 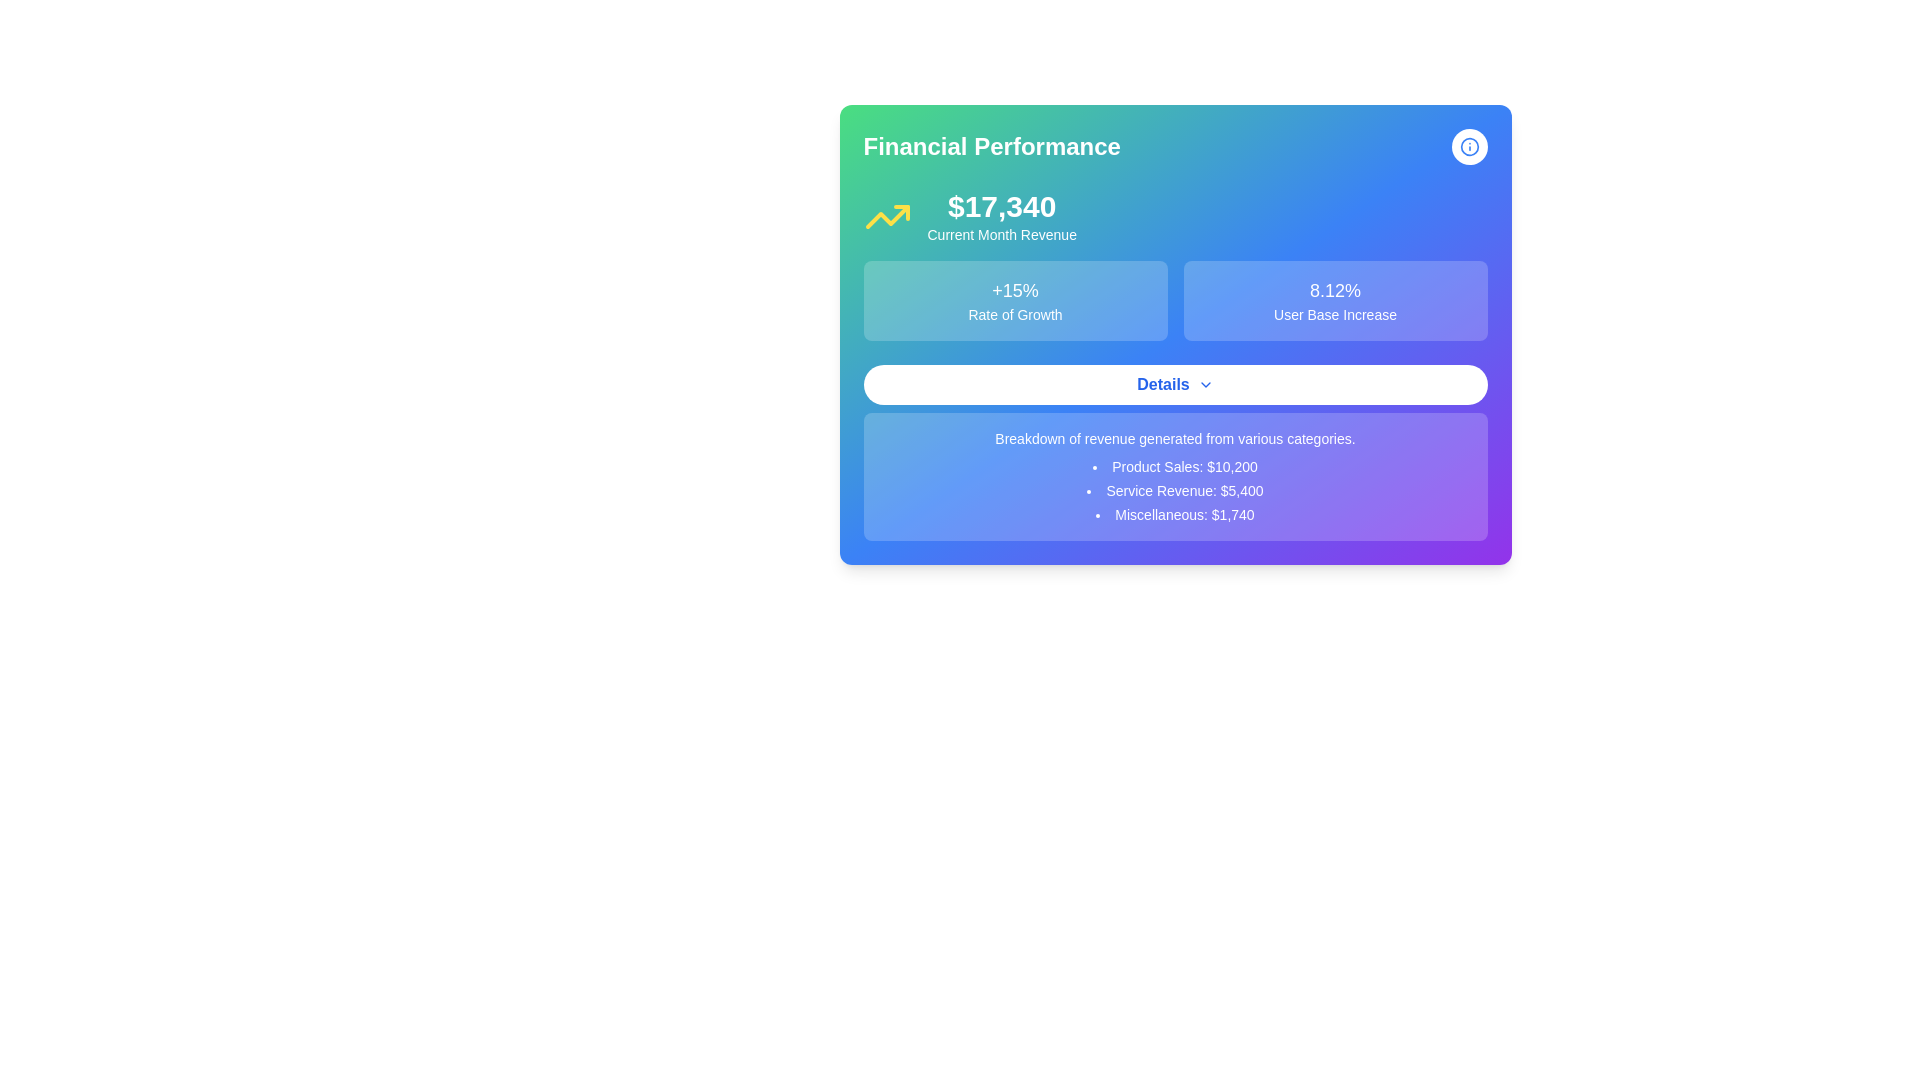 What do you see at coordinates (1175, 490) in the screenshot?
I see `the second text label in the financial performance statistics panel that displays service revenue, located between 'Product Sales: $10,200' and 'Miscellaneous: $1,740'` at bounding box center [1175, 490].